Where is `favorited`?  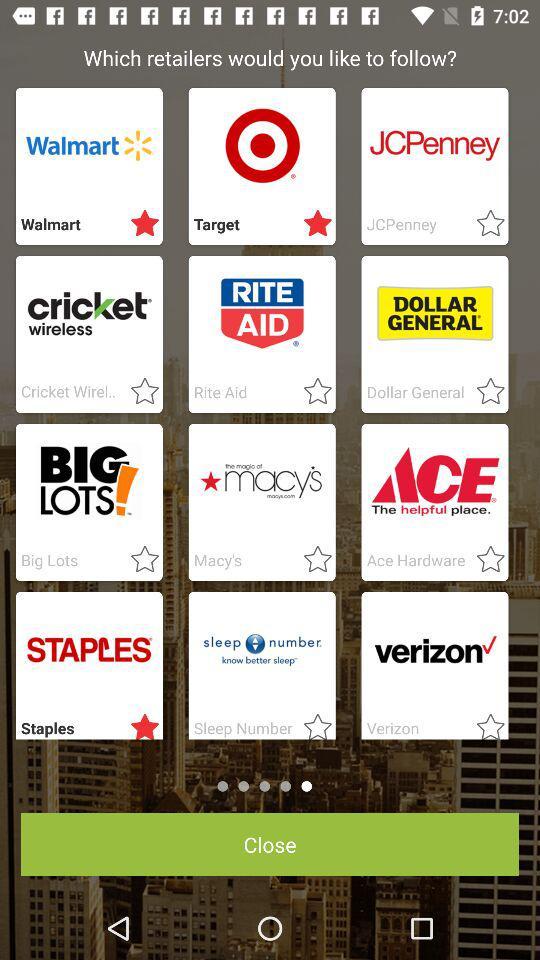
favorited is located at coordinates (138, 391).